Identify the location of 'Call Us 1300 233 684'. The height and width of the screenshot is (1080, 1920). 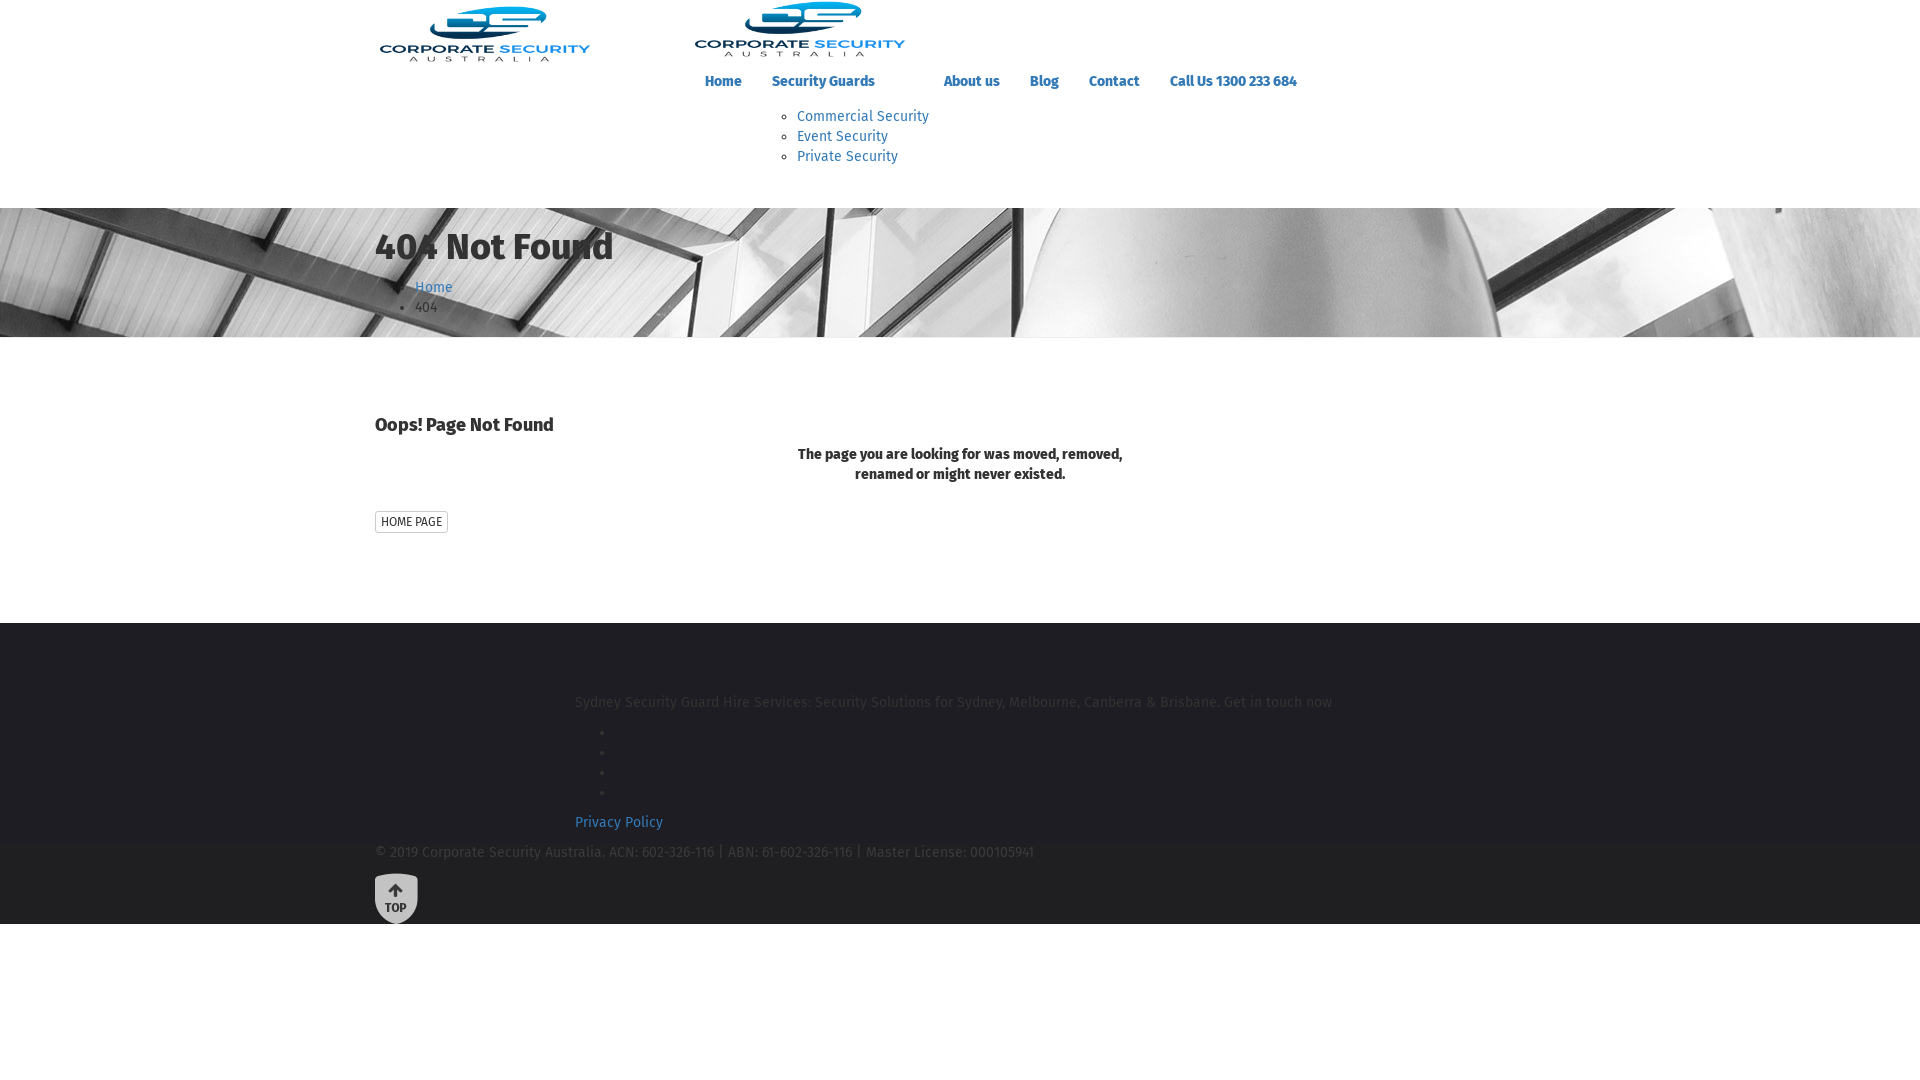
(1232, 80).